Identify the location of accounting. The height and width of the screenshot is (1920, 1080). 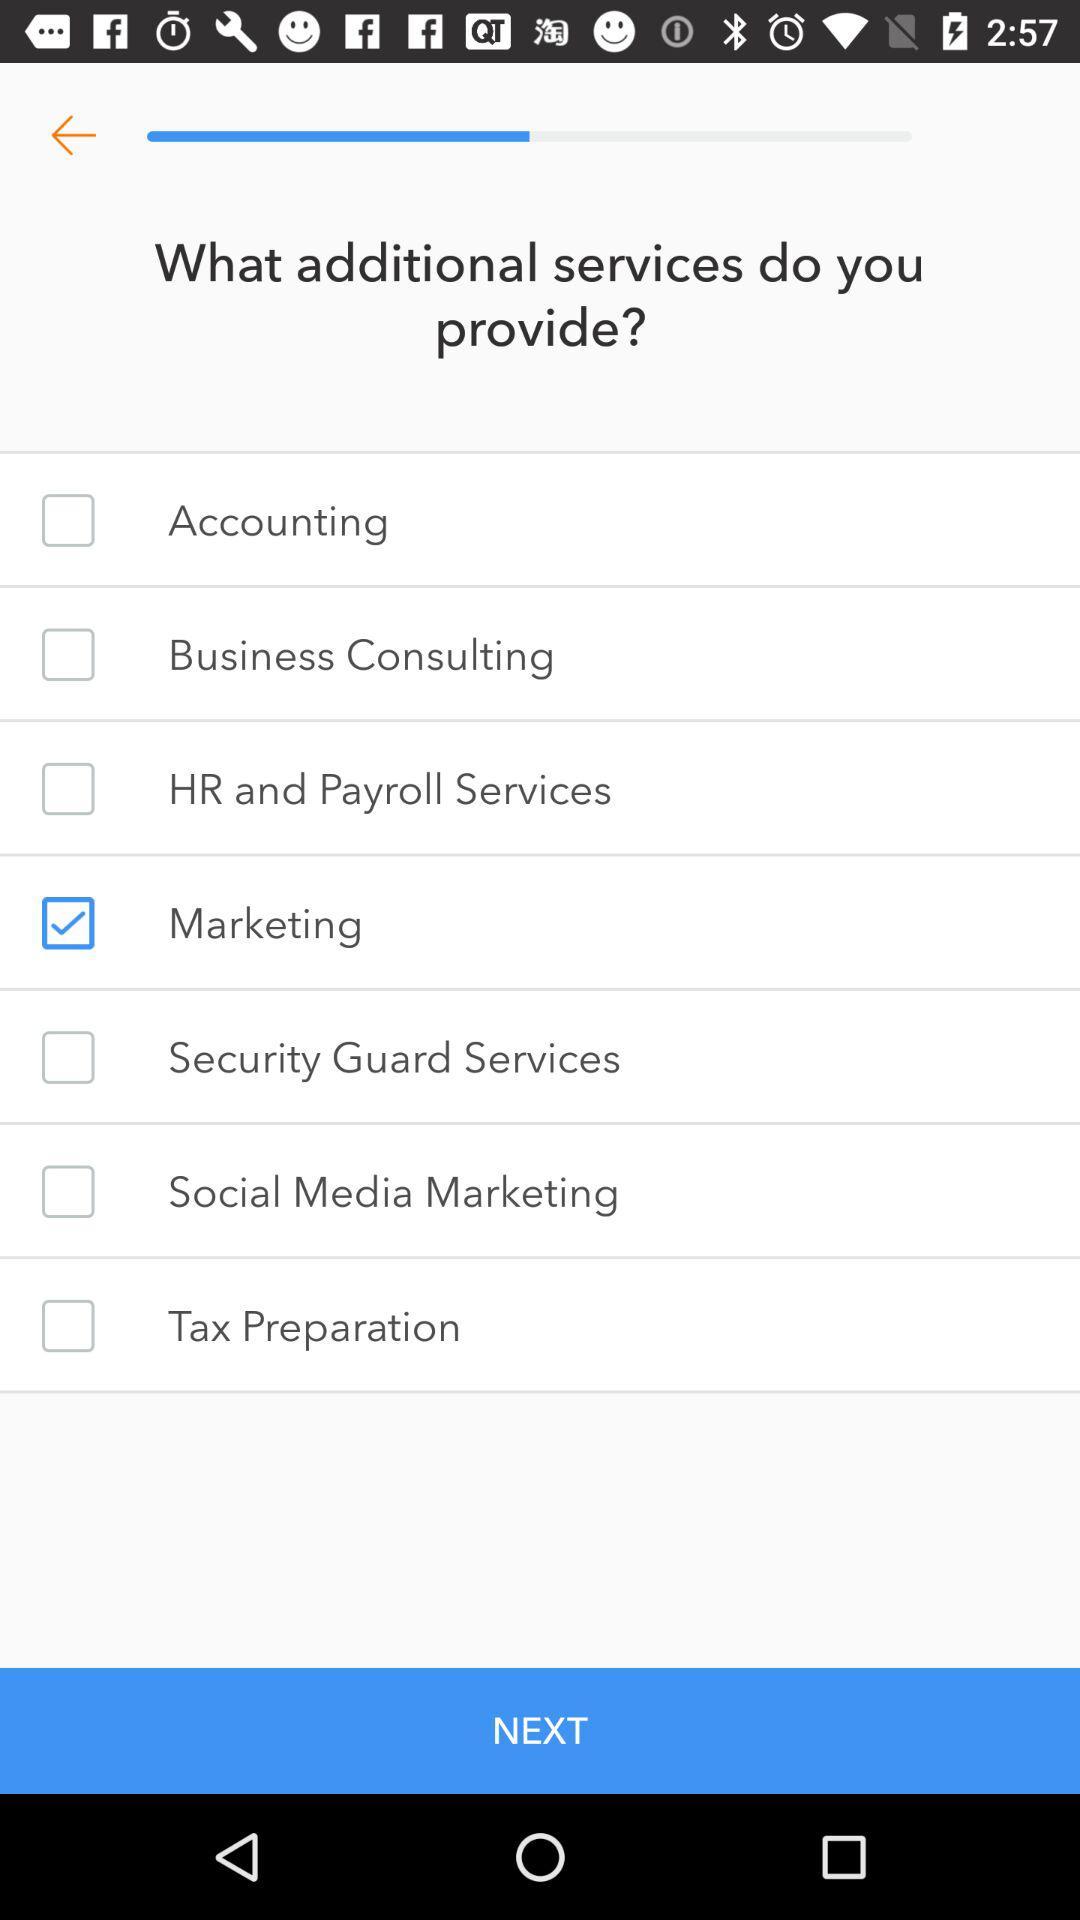
(67, 520).